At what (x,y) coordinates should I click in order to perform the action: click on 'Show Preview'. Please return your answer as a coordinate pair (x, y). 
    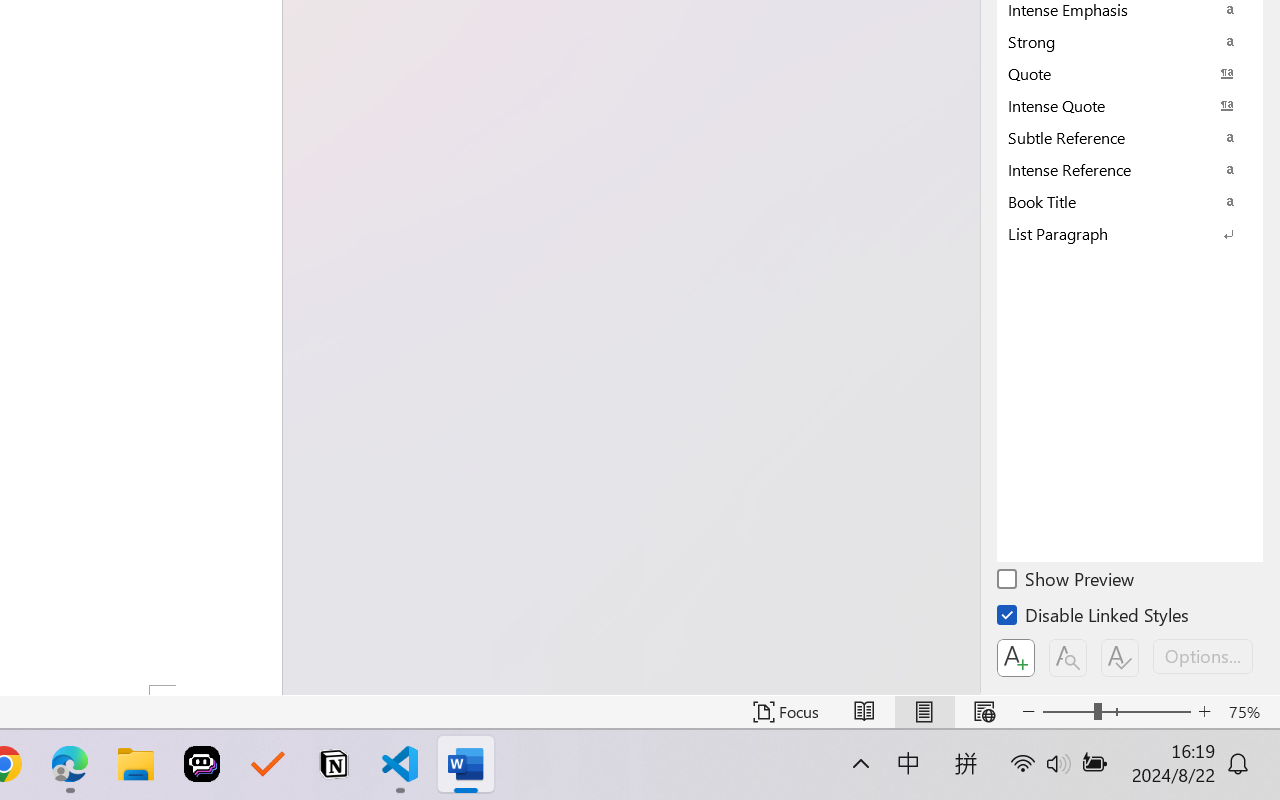
    Looking at the image, I should click on (1066, 581).